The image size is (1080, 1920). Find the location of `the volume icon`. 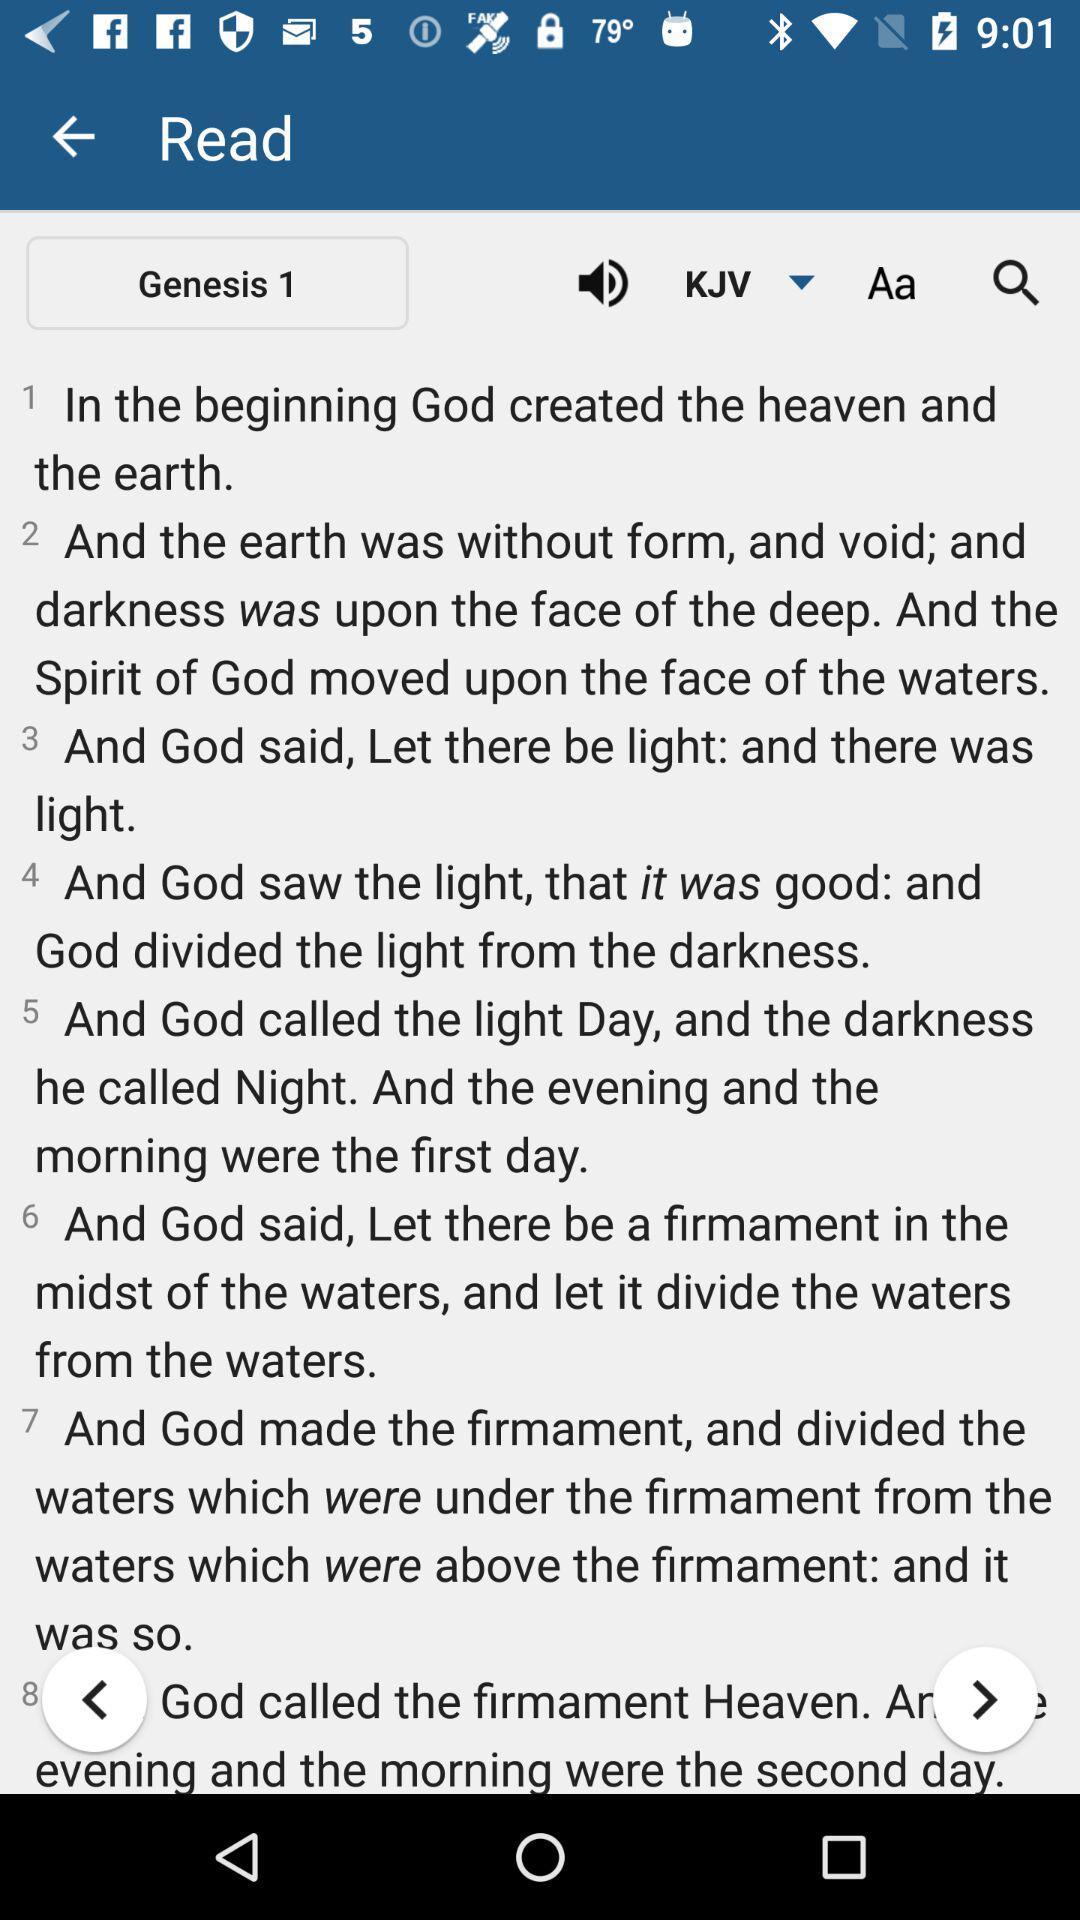

the volume icon is located at coordinates (602, 282).